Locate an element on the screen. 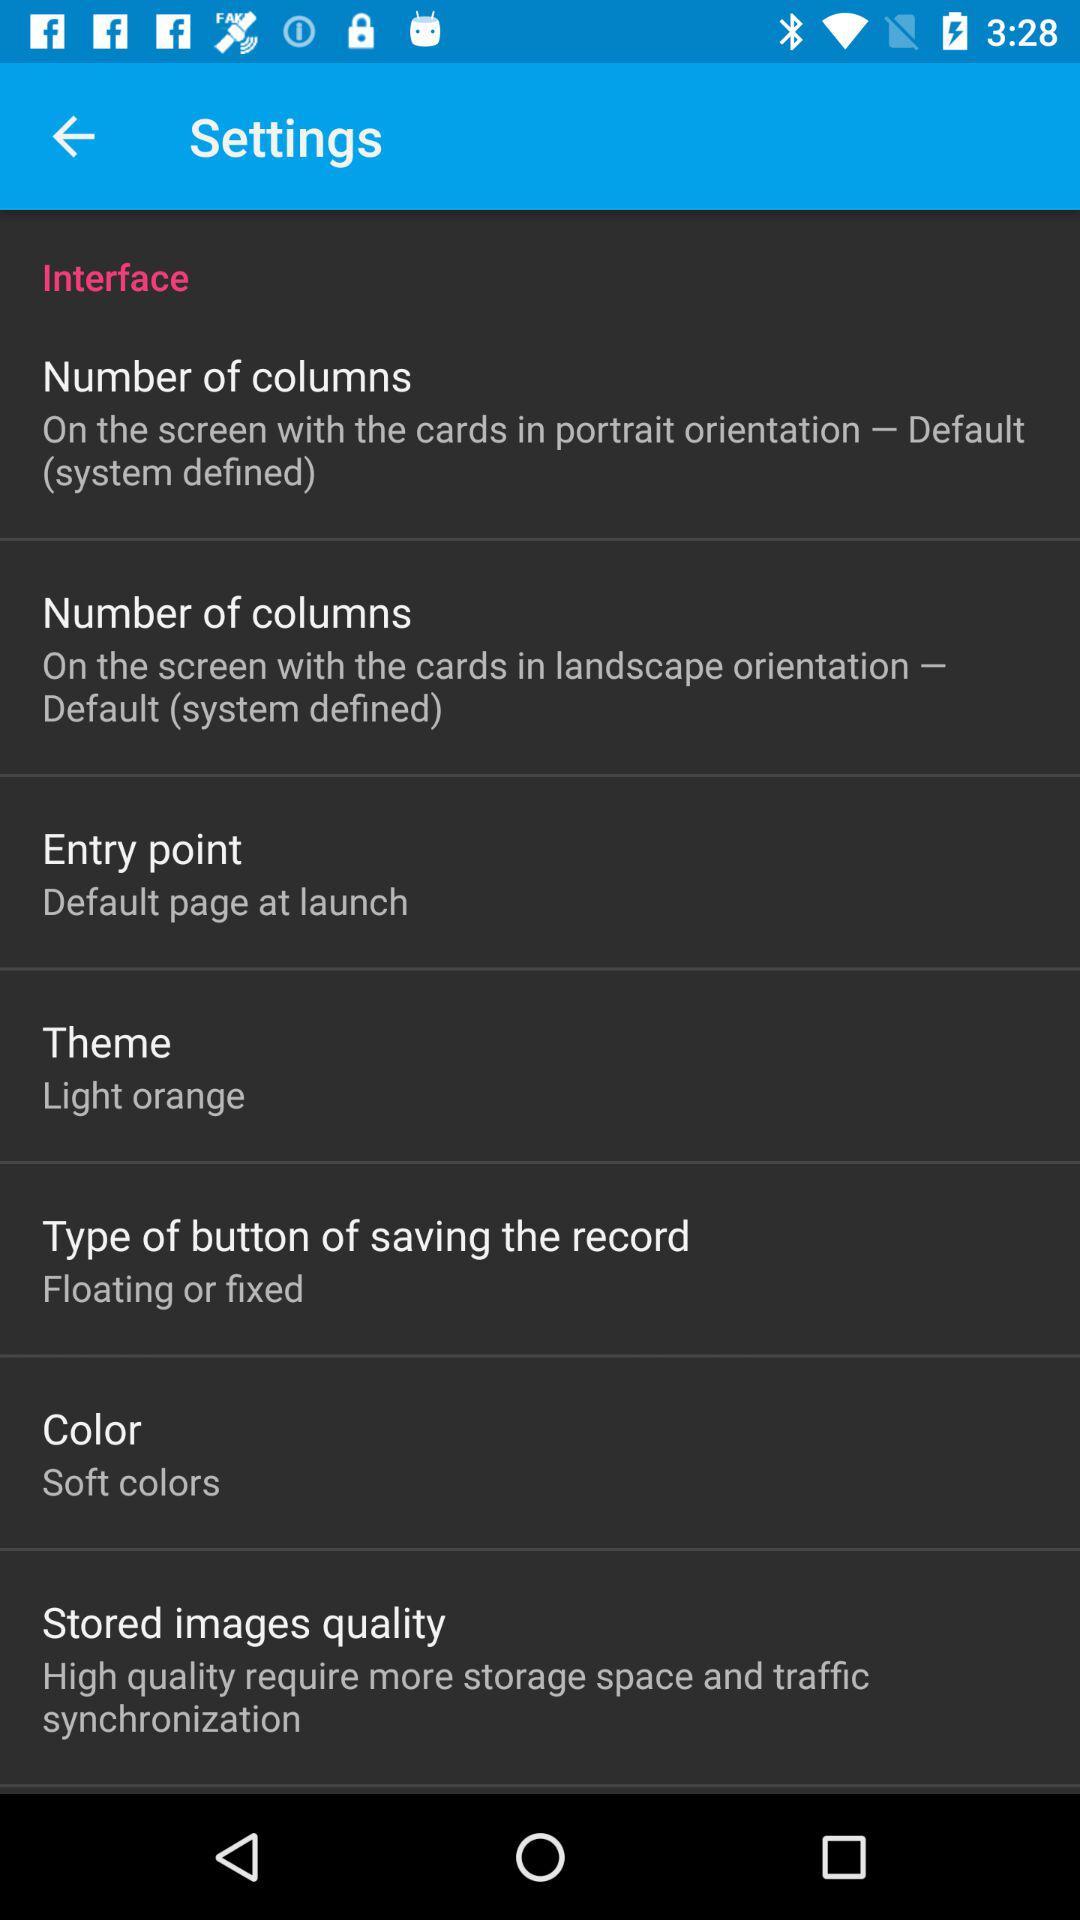 The height and width of the screenshot is (1920, 1080). the item above interface is located at coordinates (72, 135).